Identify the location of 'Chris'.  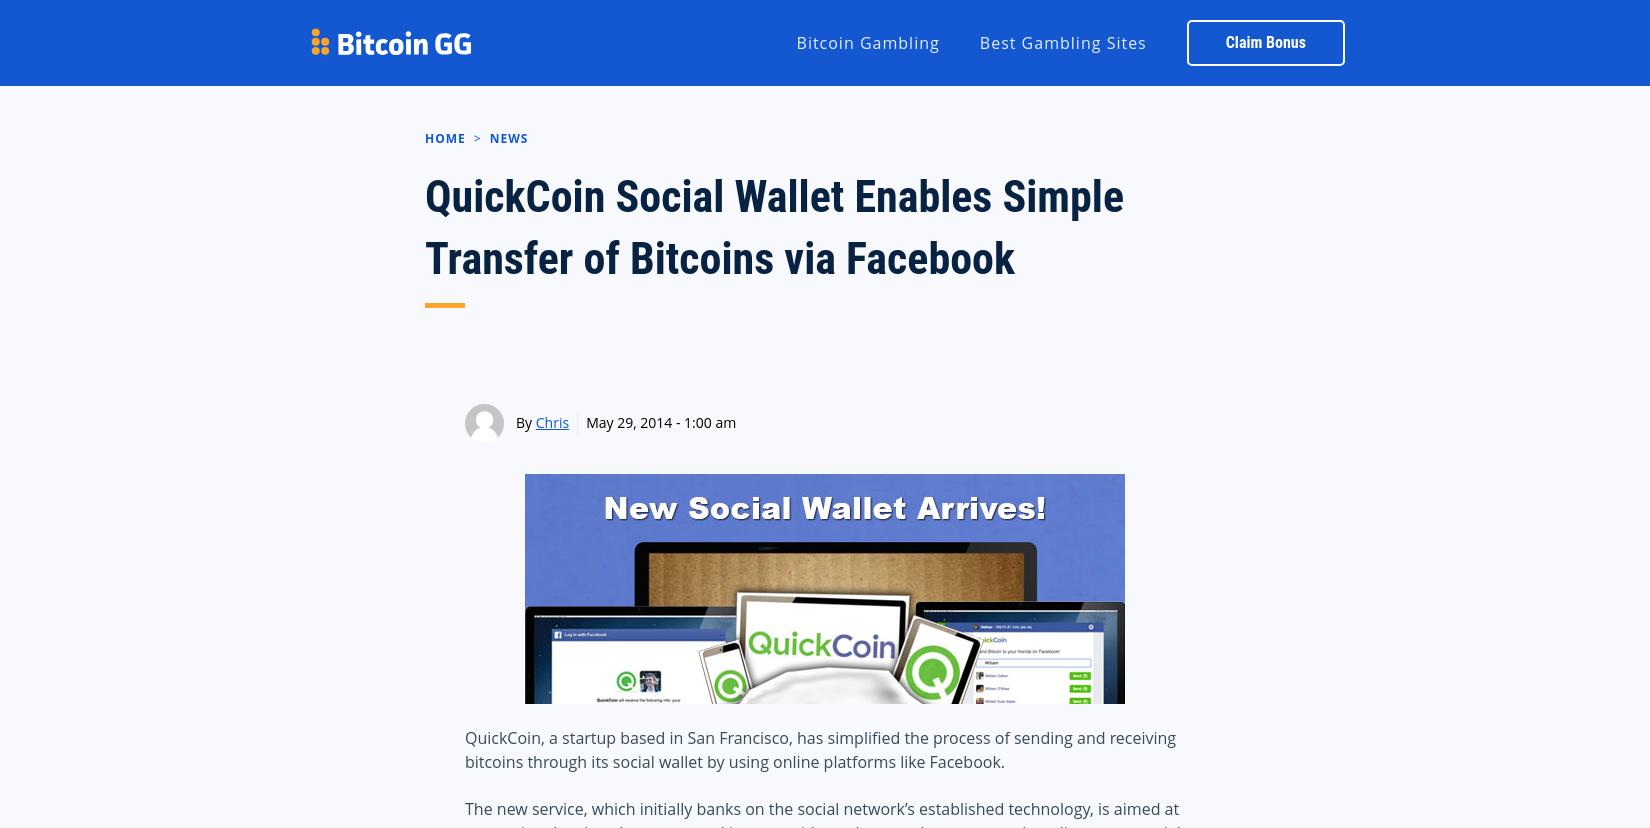
(533, 422).